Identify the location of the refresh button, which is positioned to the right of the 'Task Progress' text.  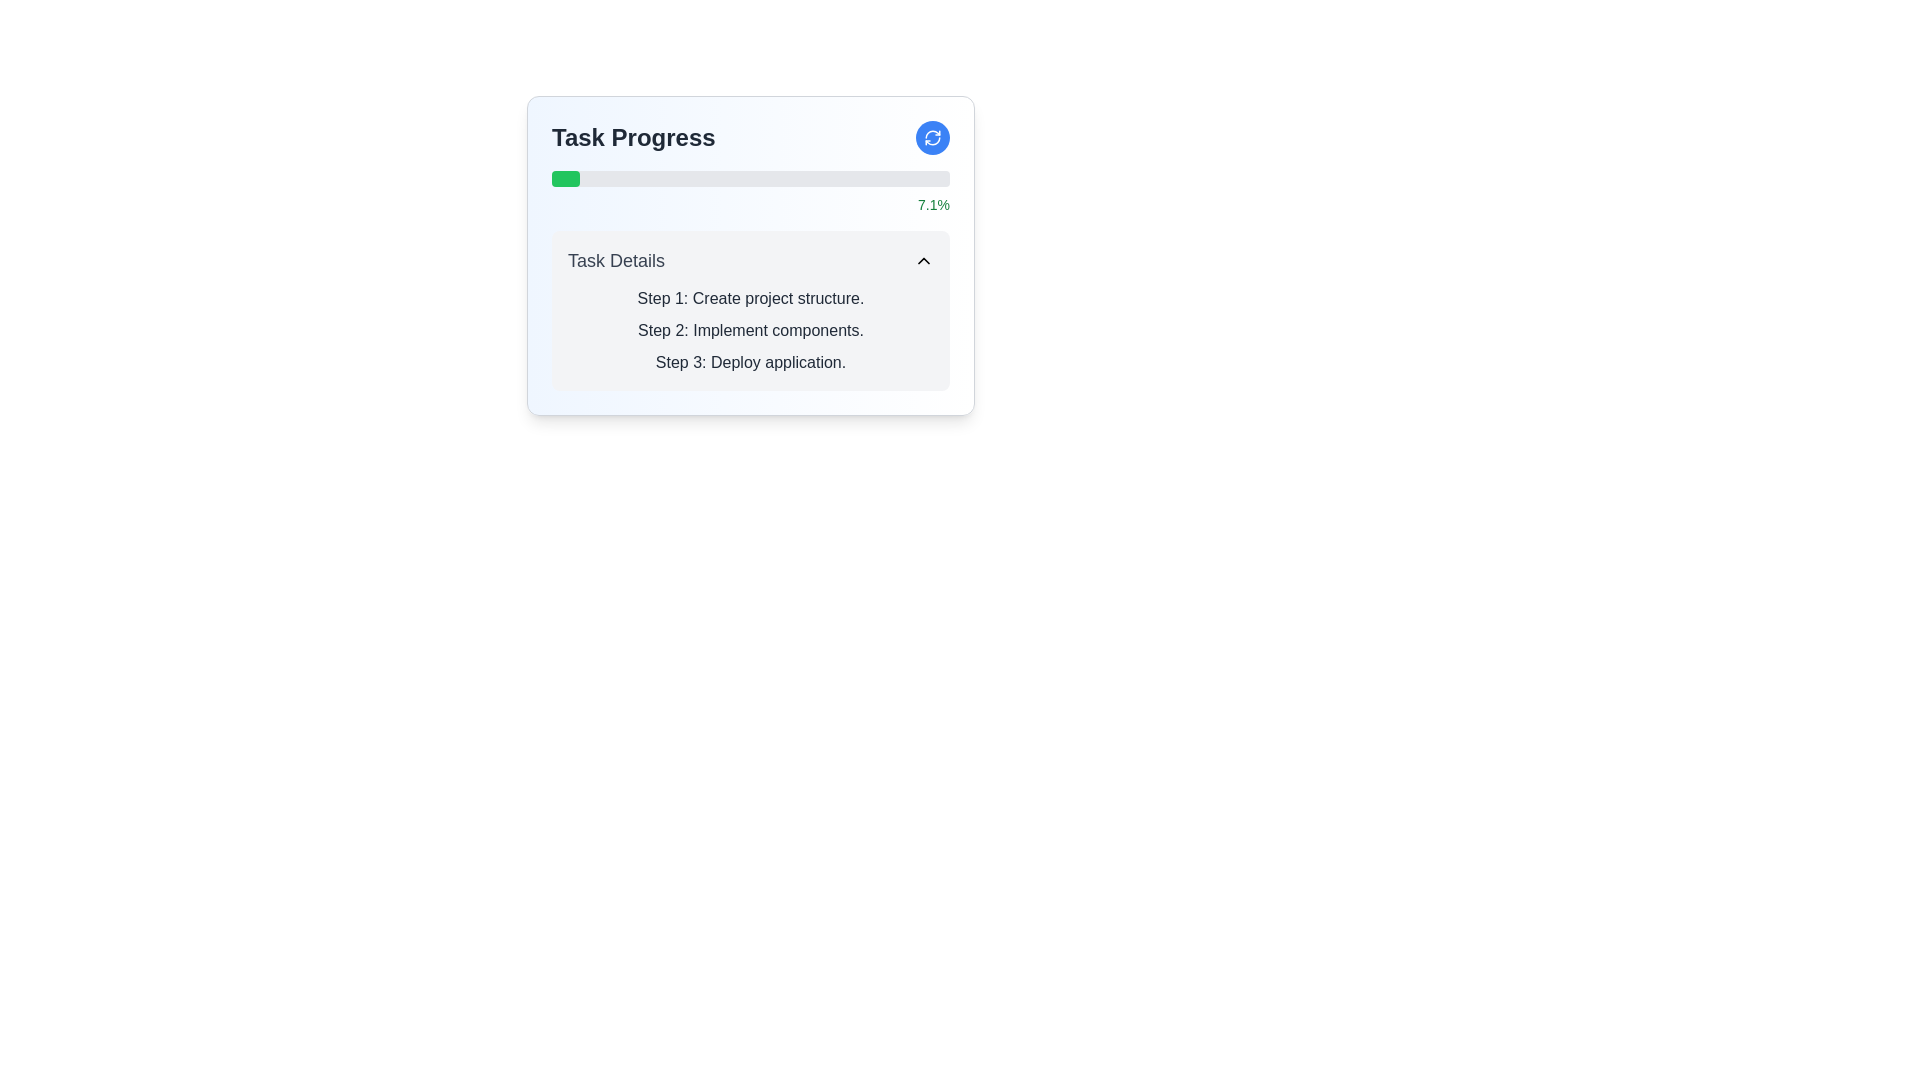
(931, 137).